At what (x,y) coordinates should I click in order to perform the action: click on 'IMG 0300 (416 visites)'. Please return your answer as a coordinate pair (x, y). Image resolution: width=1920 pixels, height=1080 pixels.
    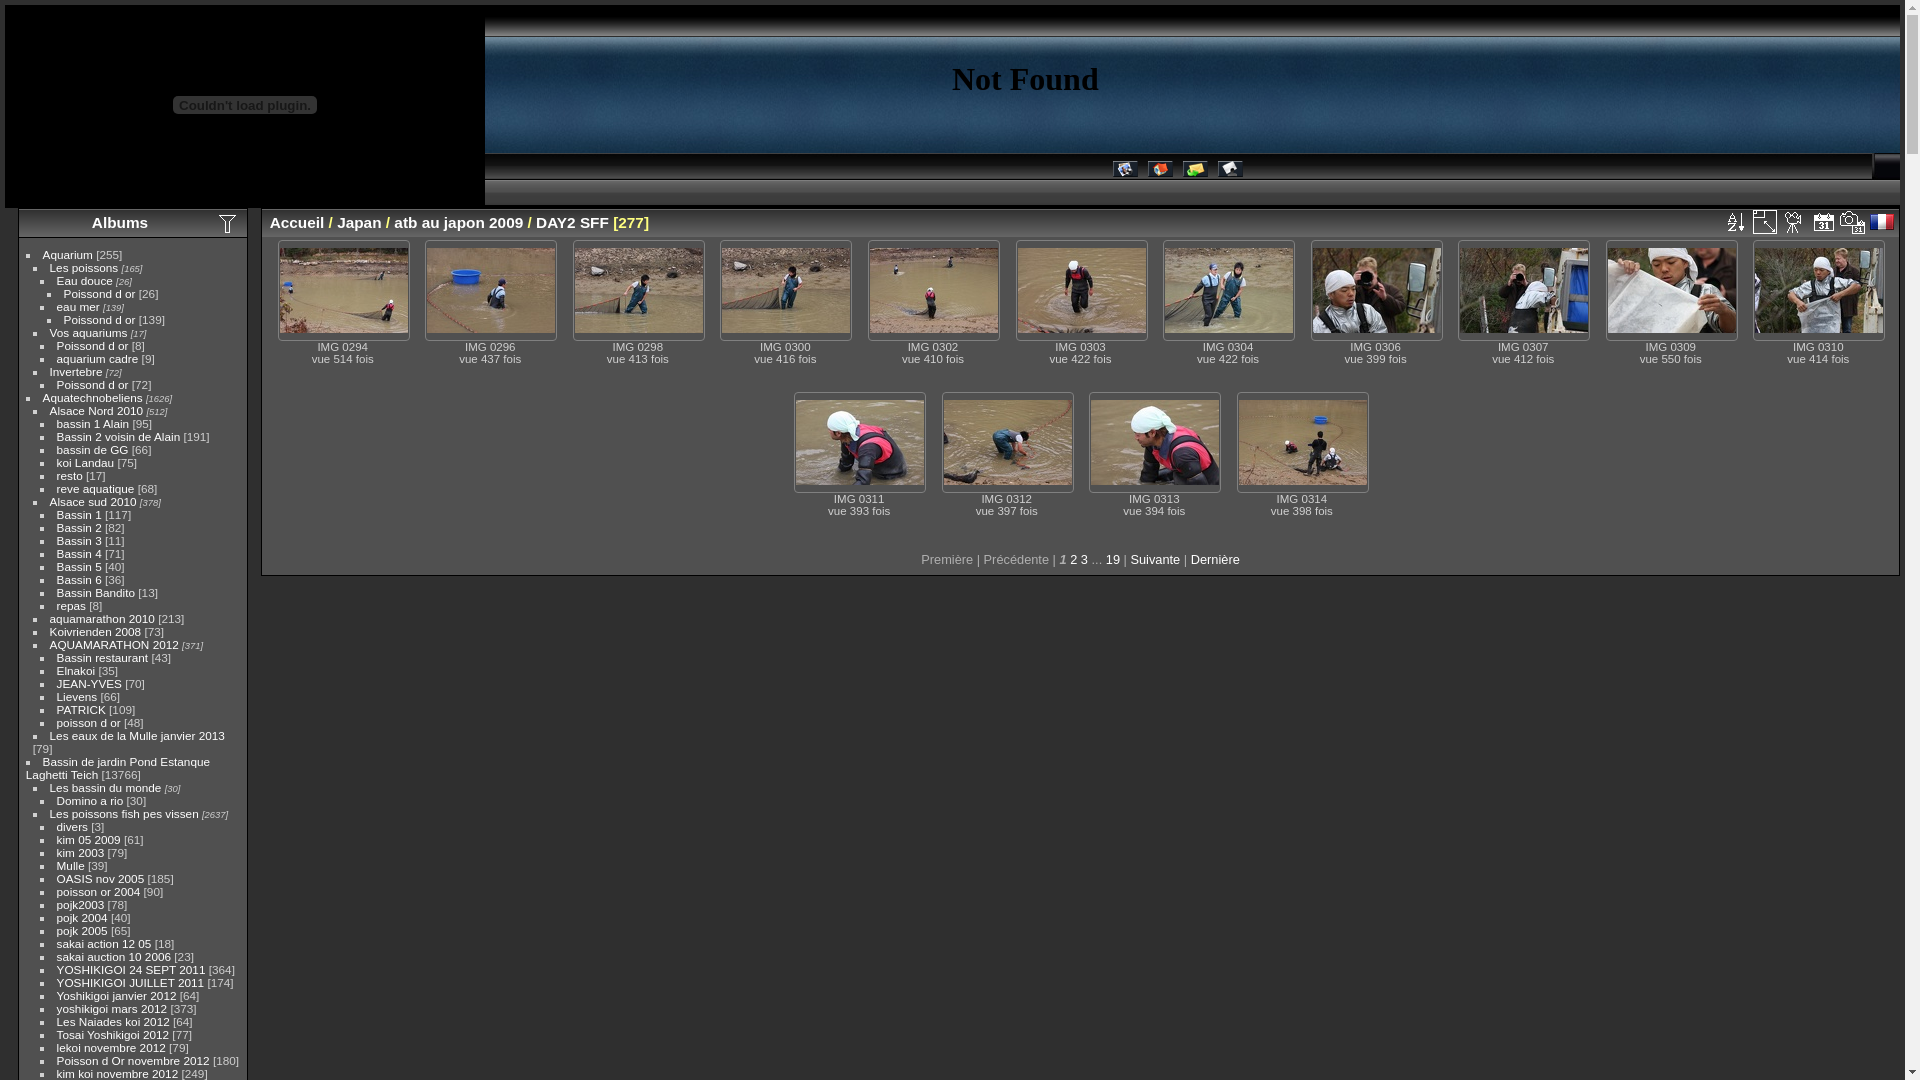
    Looking at the image, I should click on (785, 290).